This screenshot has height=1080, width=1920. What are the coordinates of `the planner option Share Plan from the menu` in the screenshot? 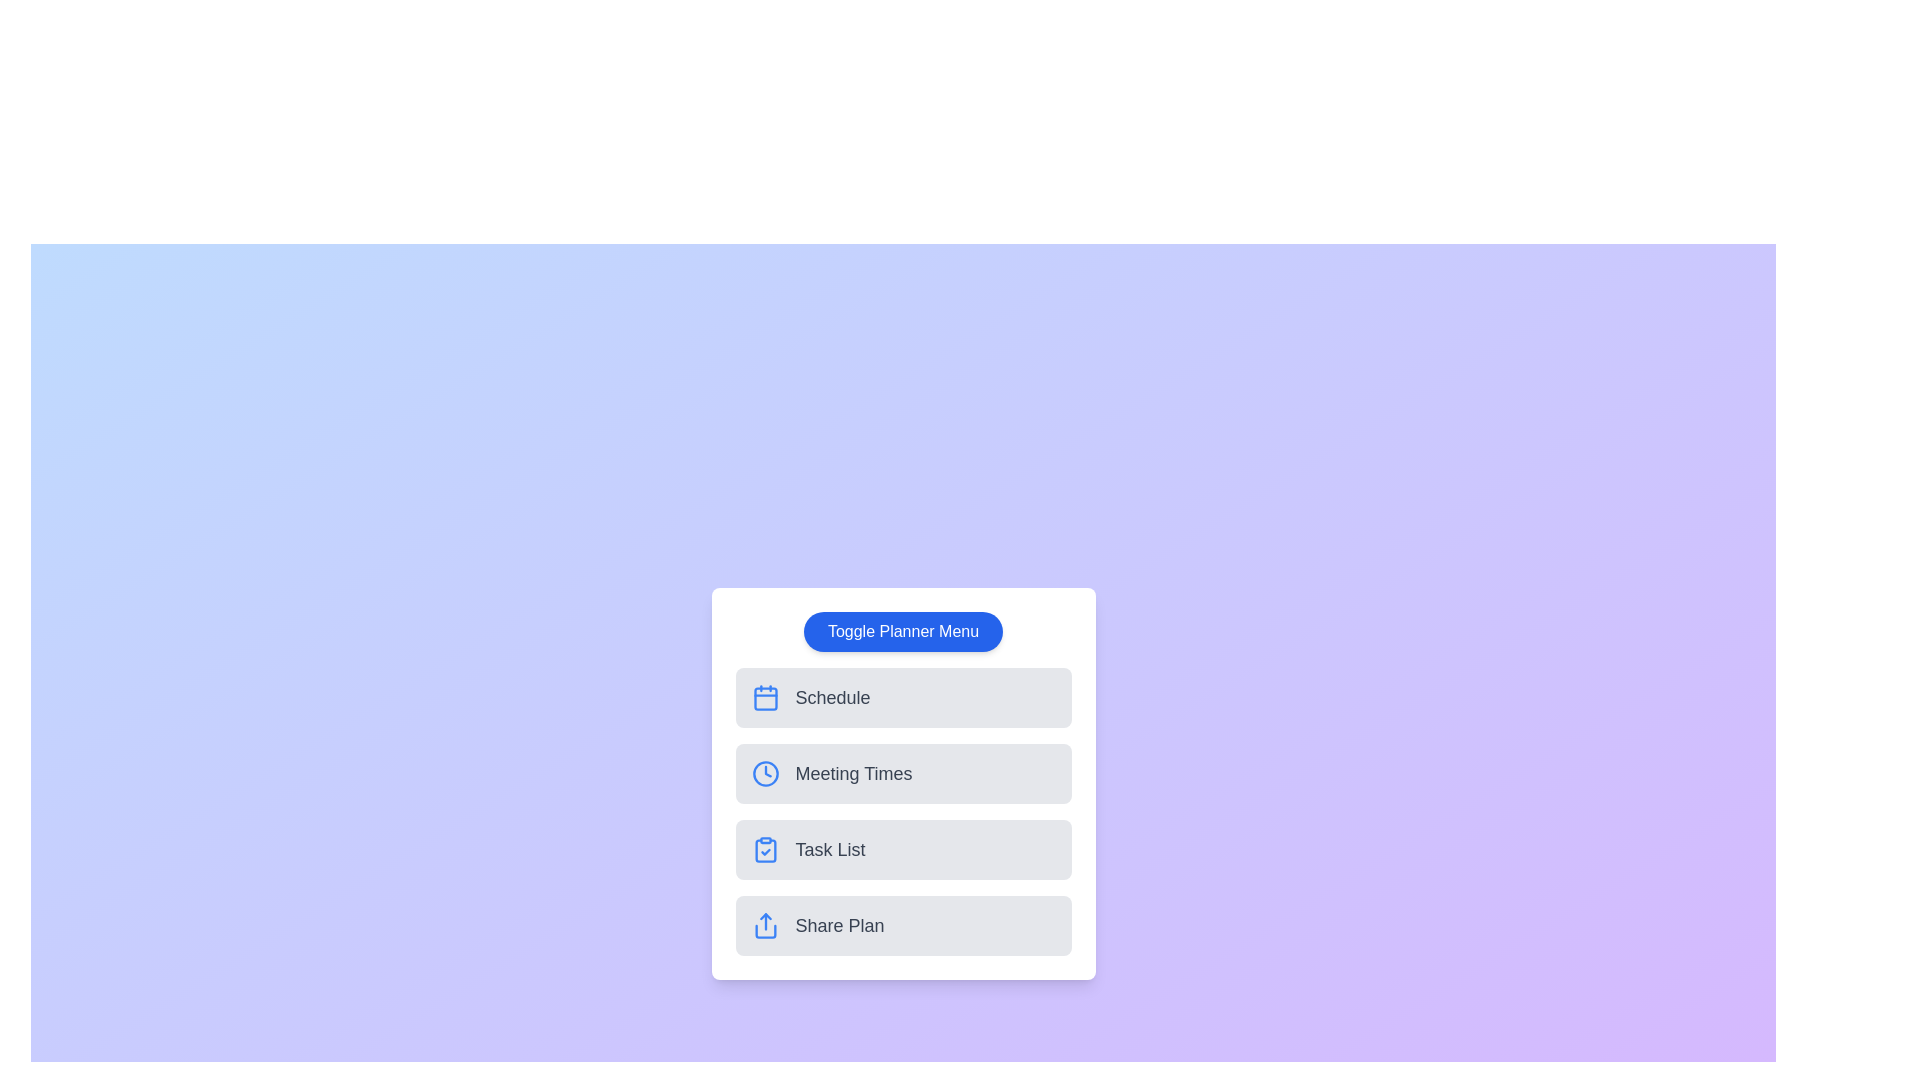 It's located at (902, 925).